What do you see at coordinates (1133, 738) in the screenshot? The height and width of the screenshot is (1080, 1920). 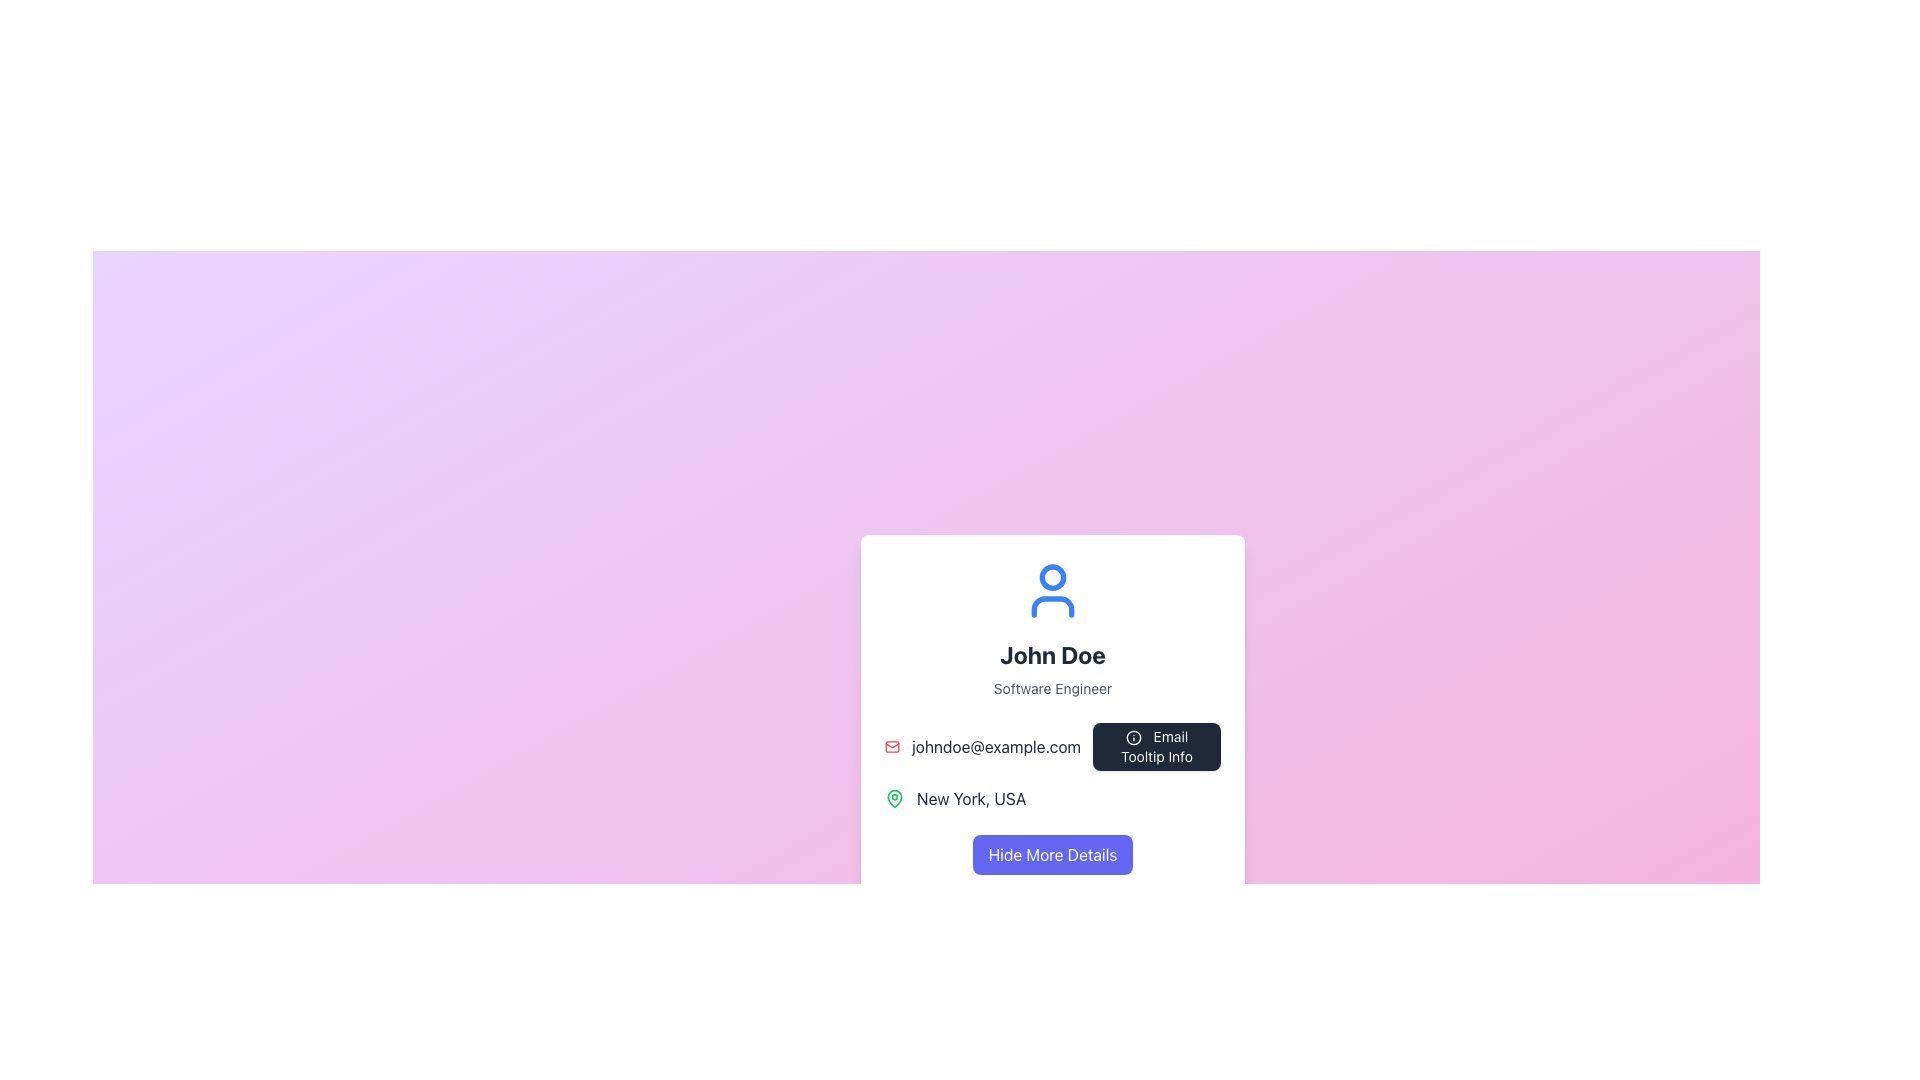 I see `the SVG Circle Element styled as a Lucide Info icon, positioned to the right of the 'Email Tooltip Info' text` at bounding box center [1133, 738].